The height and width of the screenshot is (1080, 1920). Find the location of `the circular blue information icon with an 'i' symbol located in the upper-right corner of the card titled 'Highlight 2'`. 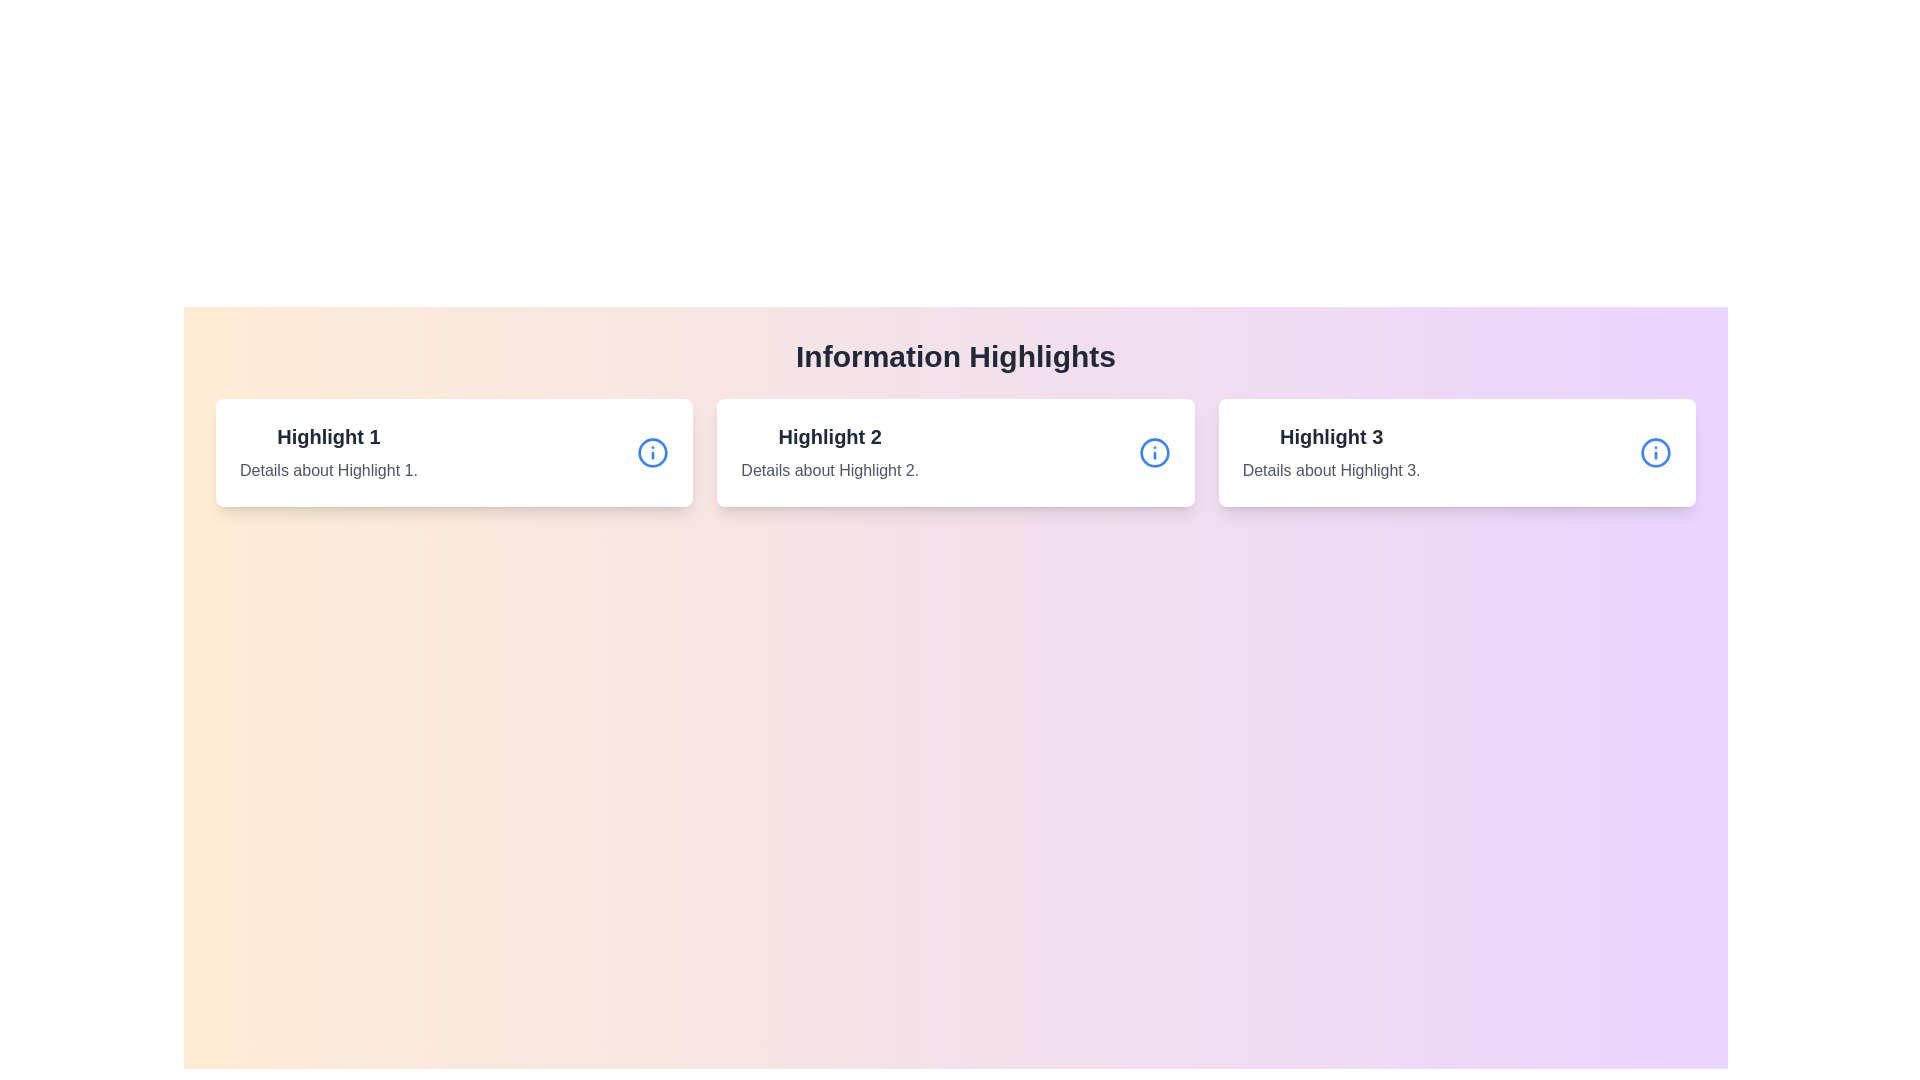

the circular blue information icon with an 'i' symbol located in the upper-right corner of the card titled 'Highlight 2' is located at coordinates (1154, 452).